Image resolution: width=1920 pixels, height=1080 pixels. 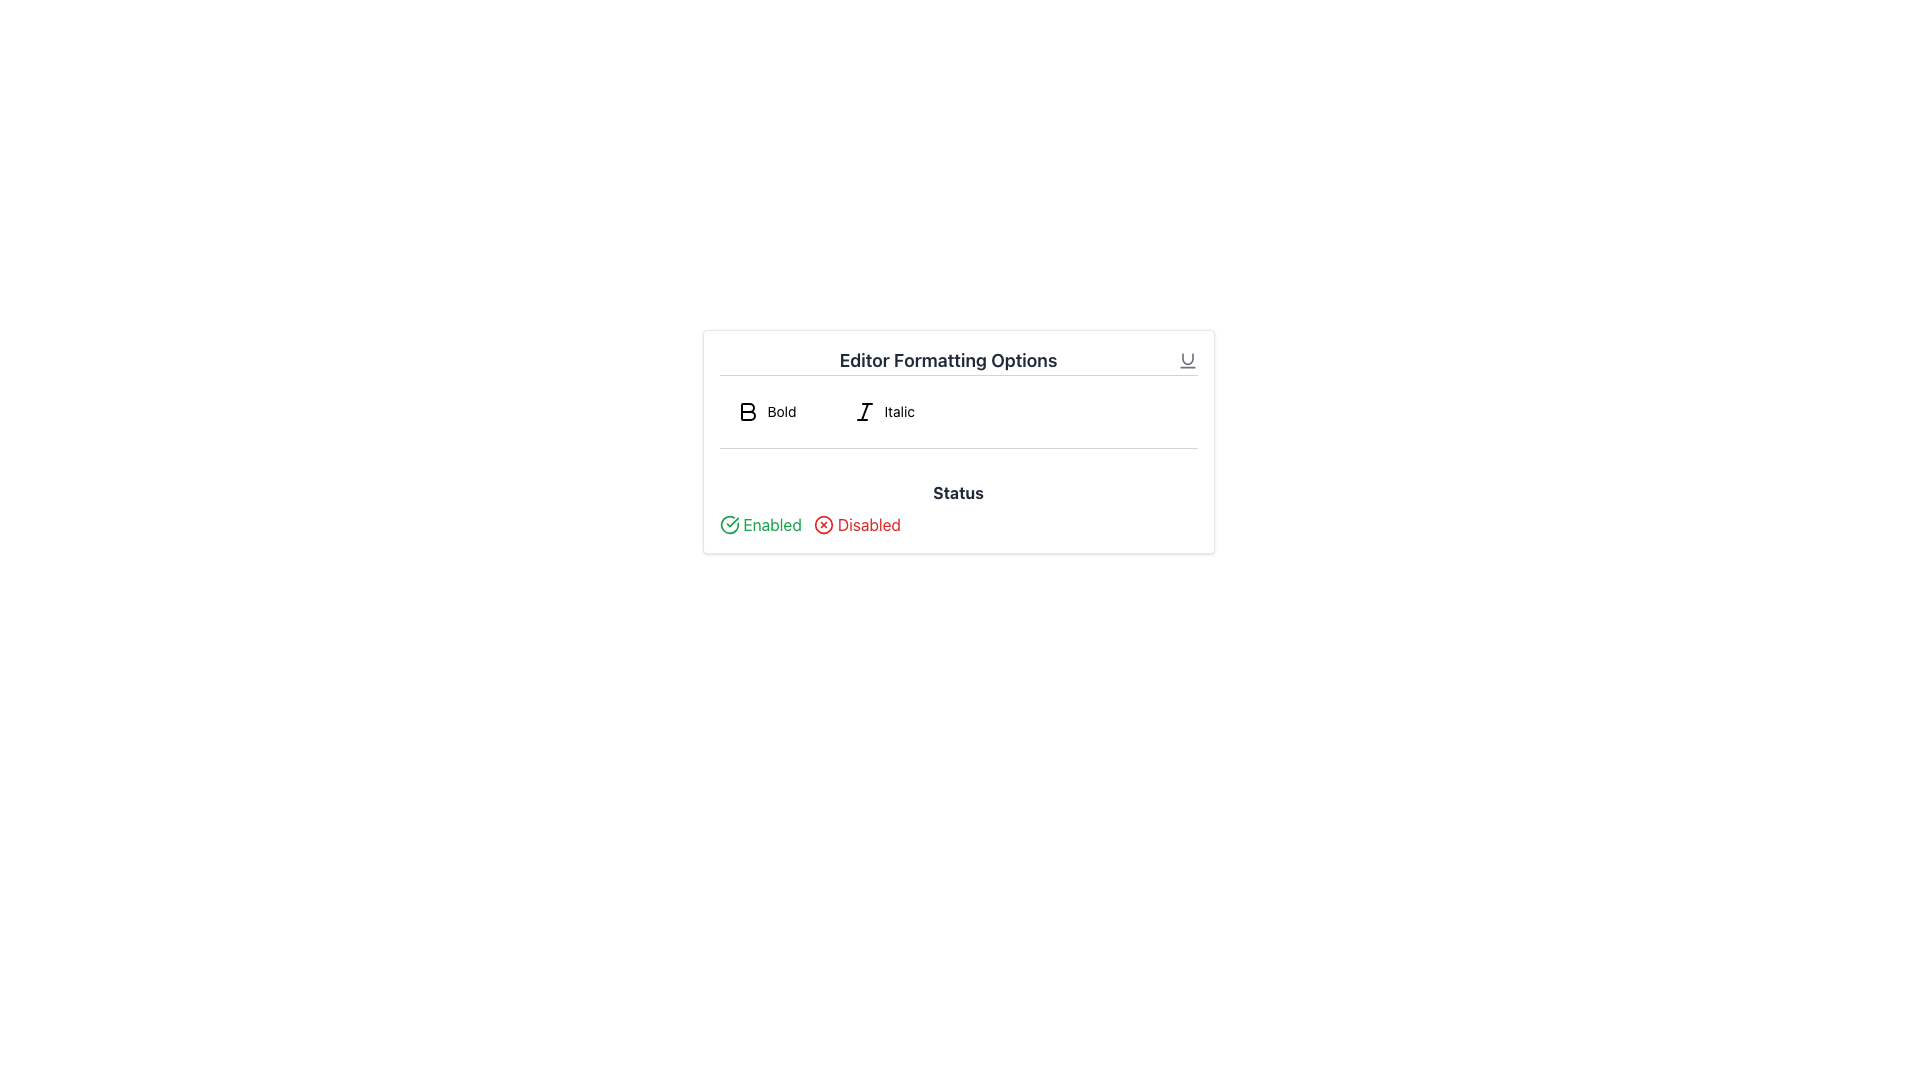 What do you see at coordinates (864, 411) in the screenshot?
I see `the italicized 'I' icon within the 'Italic' button group in the 'Editor Formatting Options' menu, located to the right of the 'Bold' button` at bounding box center [864, 411].